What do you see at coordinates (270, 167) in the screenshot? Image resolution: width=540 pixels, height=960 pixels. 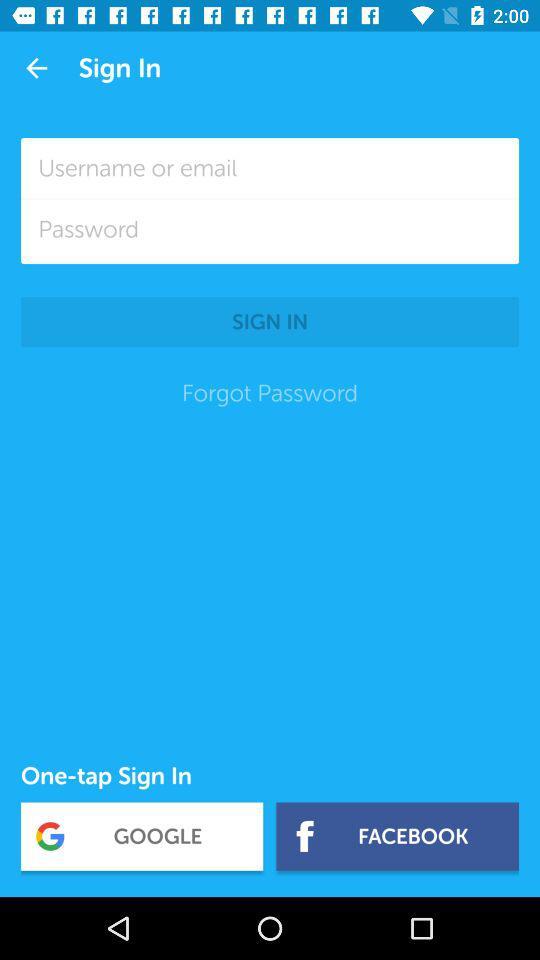 I see `username or email` at bounding box center [270, 167].